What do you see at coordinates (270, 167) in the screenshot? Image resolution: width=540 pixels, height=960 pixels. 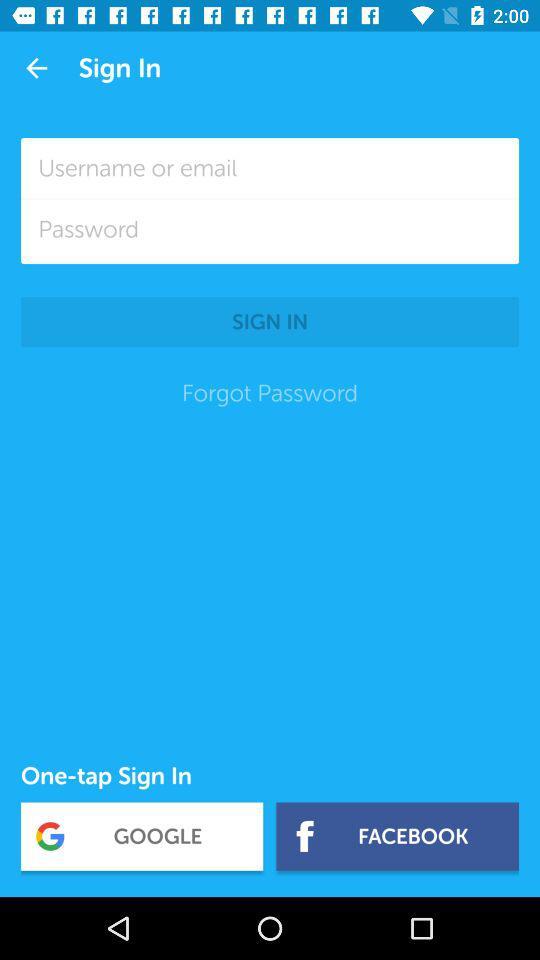 I see `username or email` at bounding box center [270, 167].